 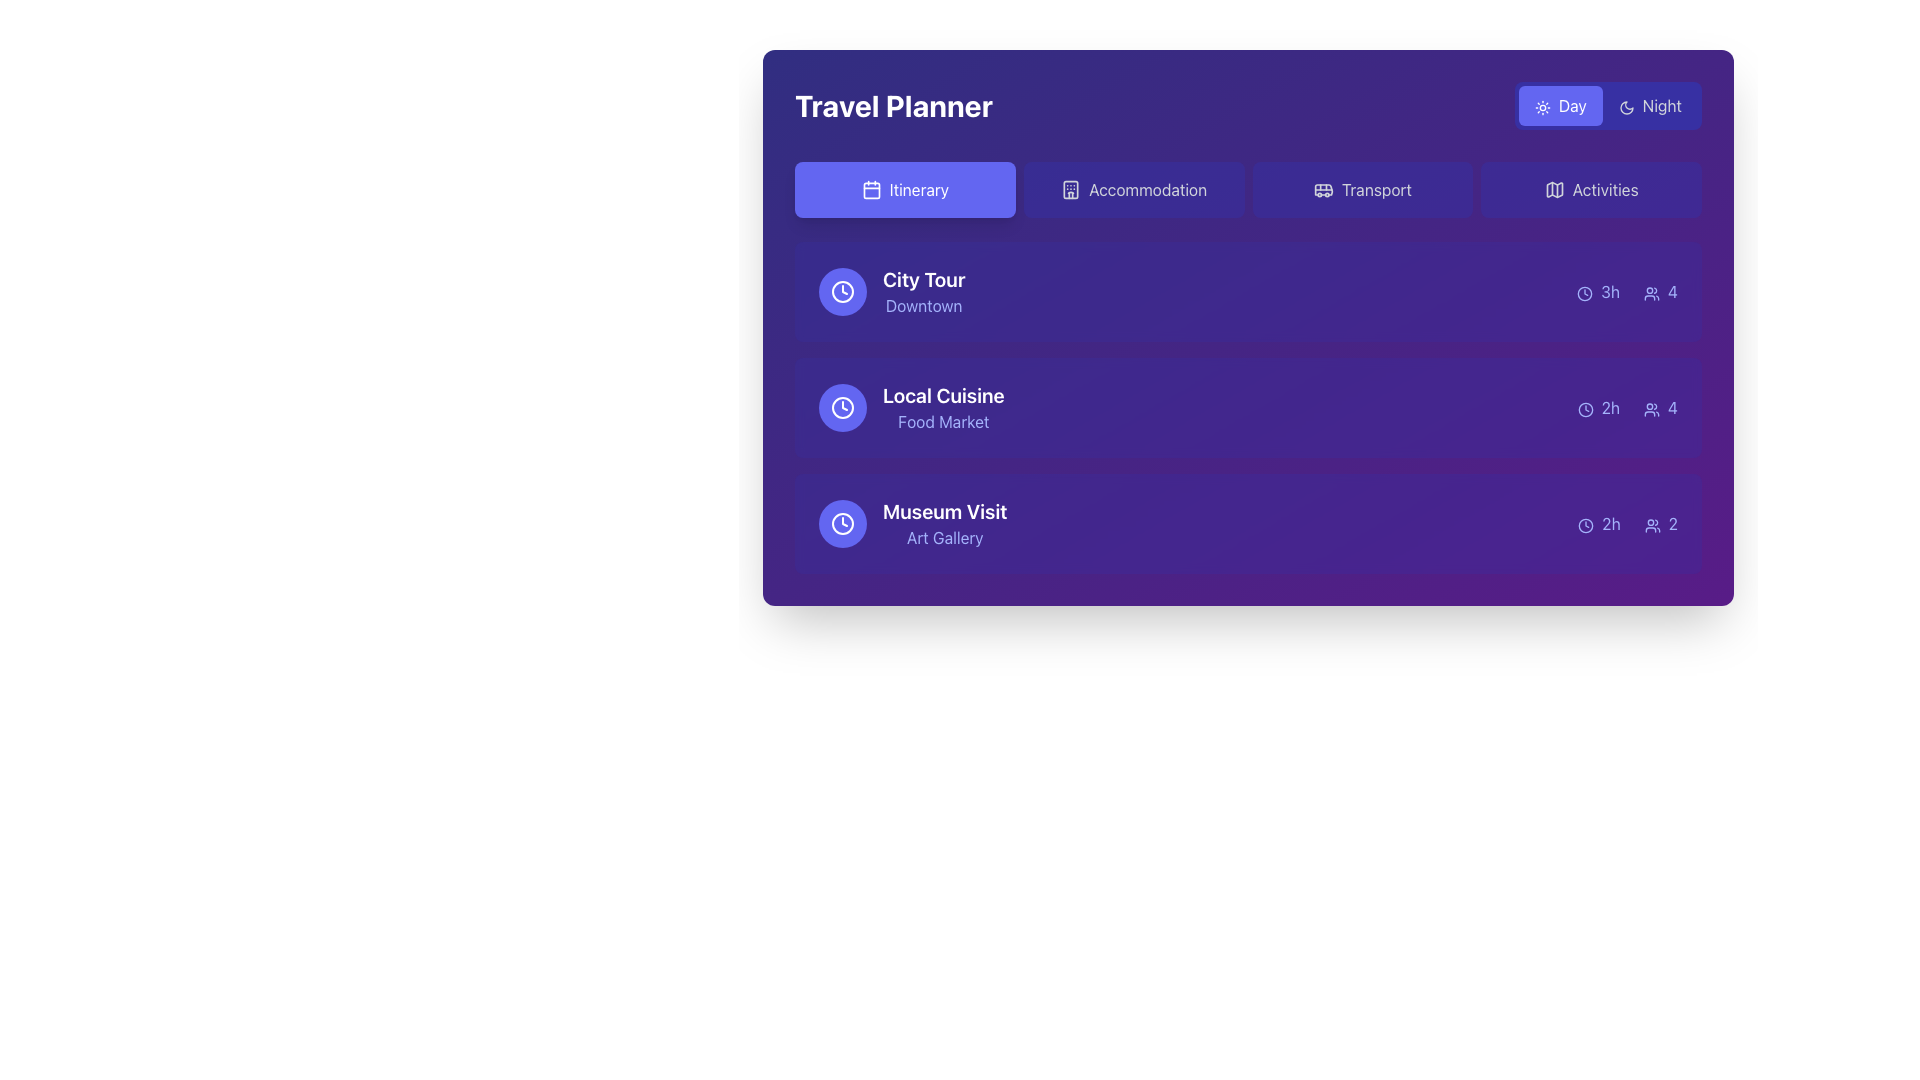 What do you see at coordinates (1361, 189) in the screenshot?
I see `the third navigation button in the horizontal row at the top of the interface` at bounding box center [1361, 189].